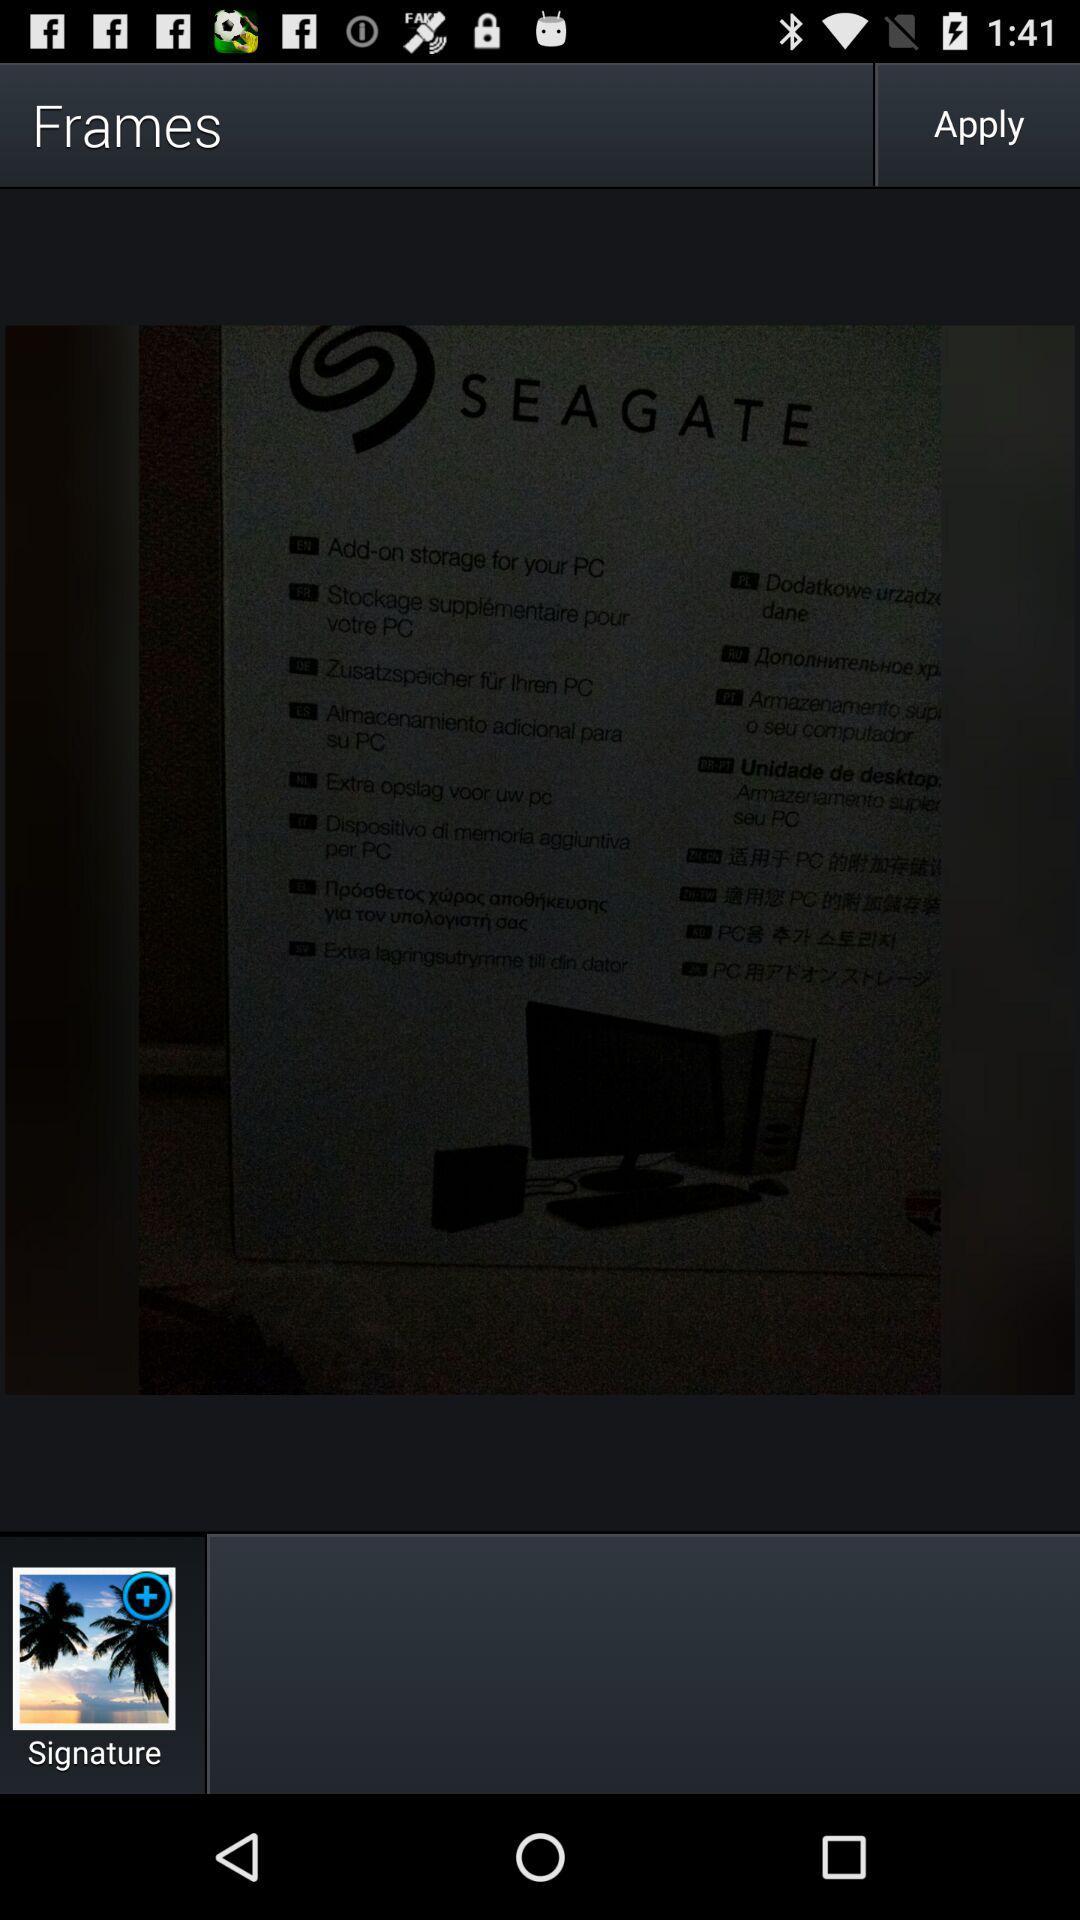  I want to click on the apply, so click(978, 123).